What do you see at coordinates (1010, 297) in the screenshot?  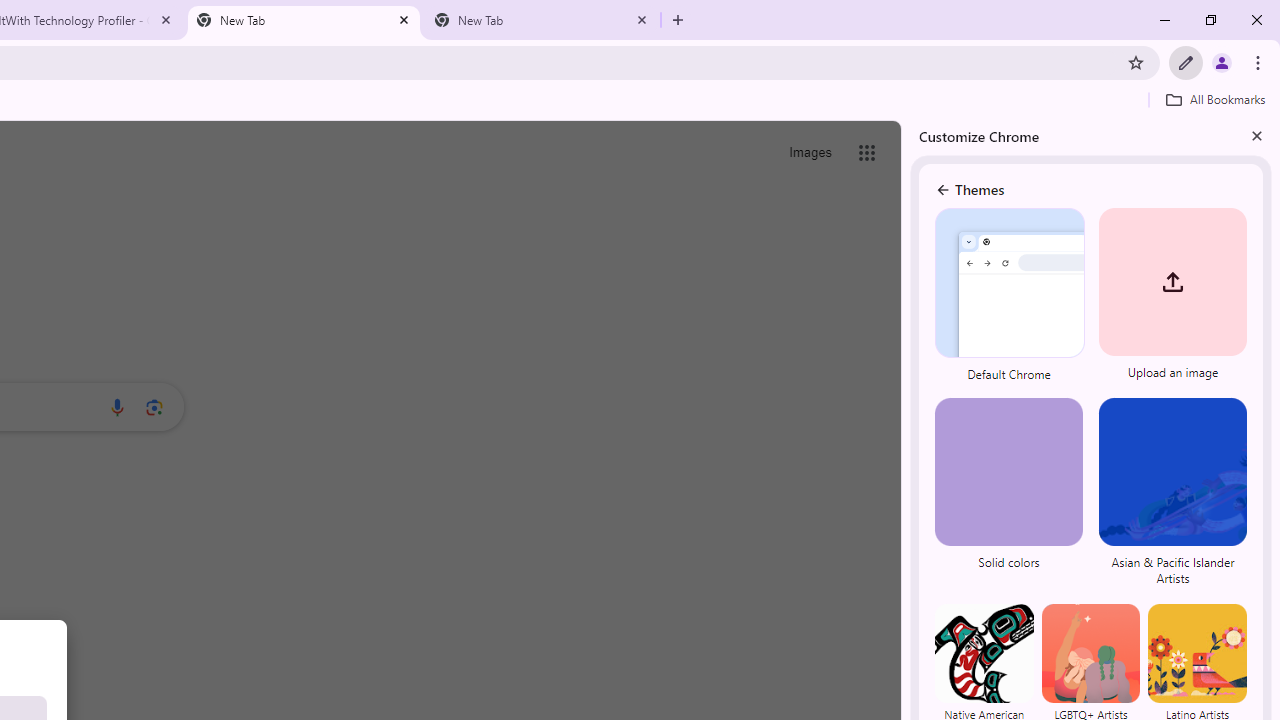 I see `'Default Chrome'` at bounding box center [1010, 297].